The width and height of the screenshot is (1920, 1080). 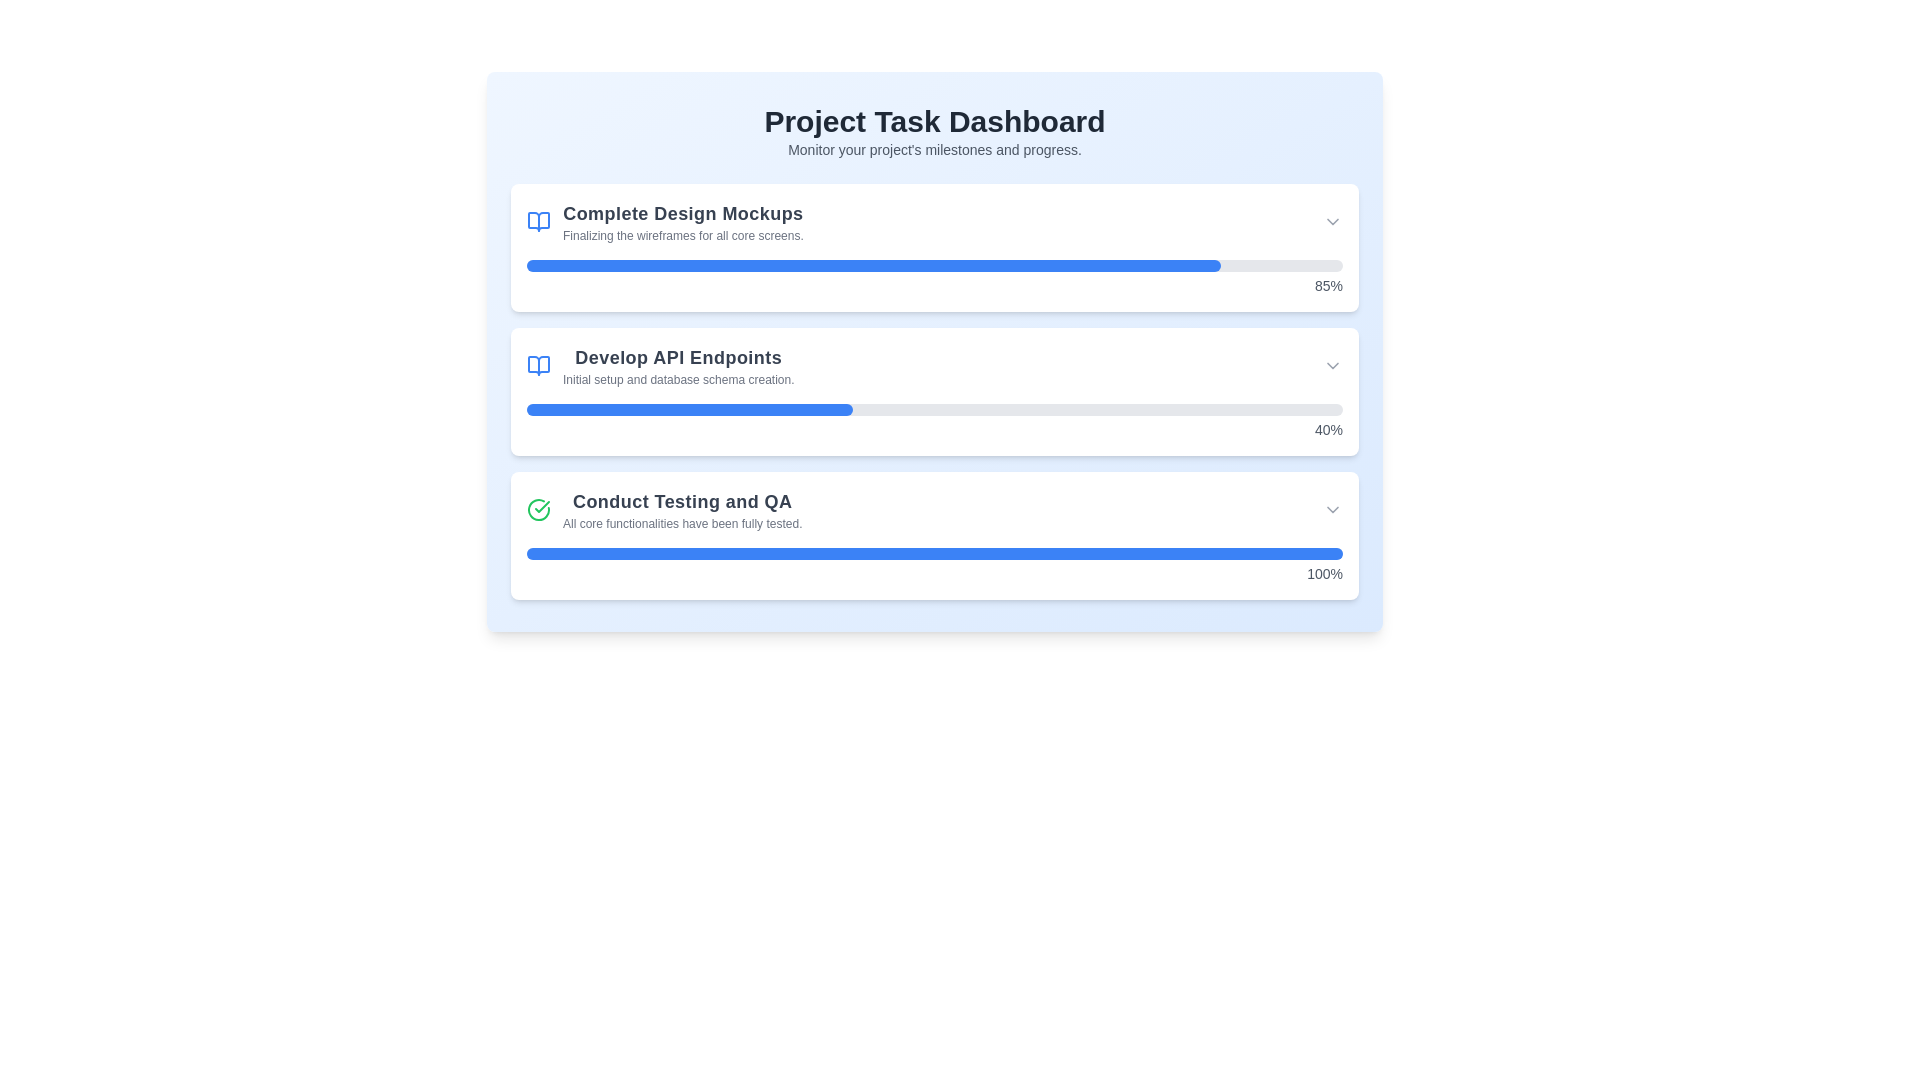 I want to click on the green circular icon with a checkmark indicating completion, located next to the text 'Conduct Testing and QA' in the third item of the task list, so click(x=538, y=508).